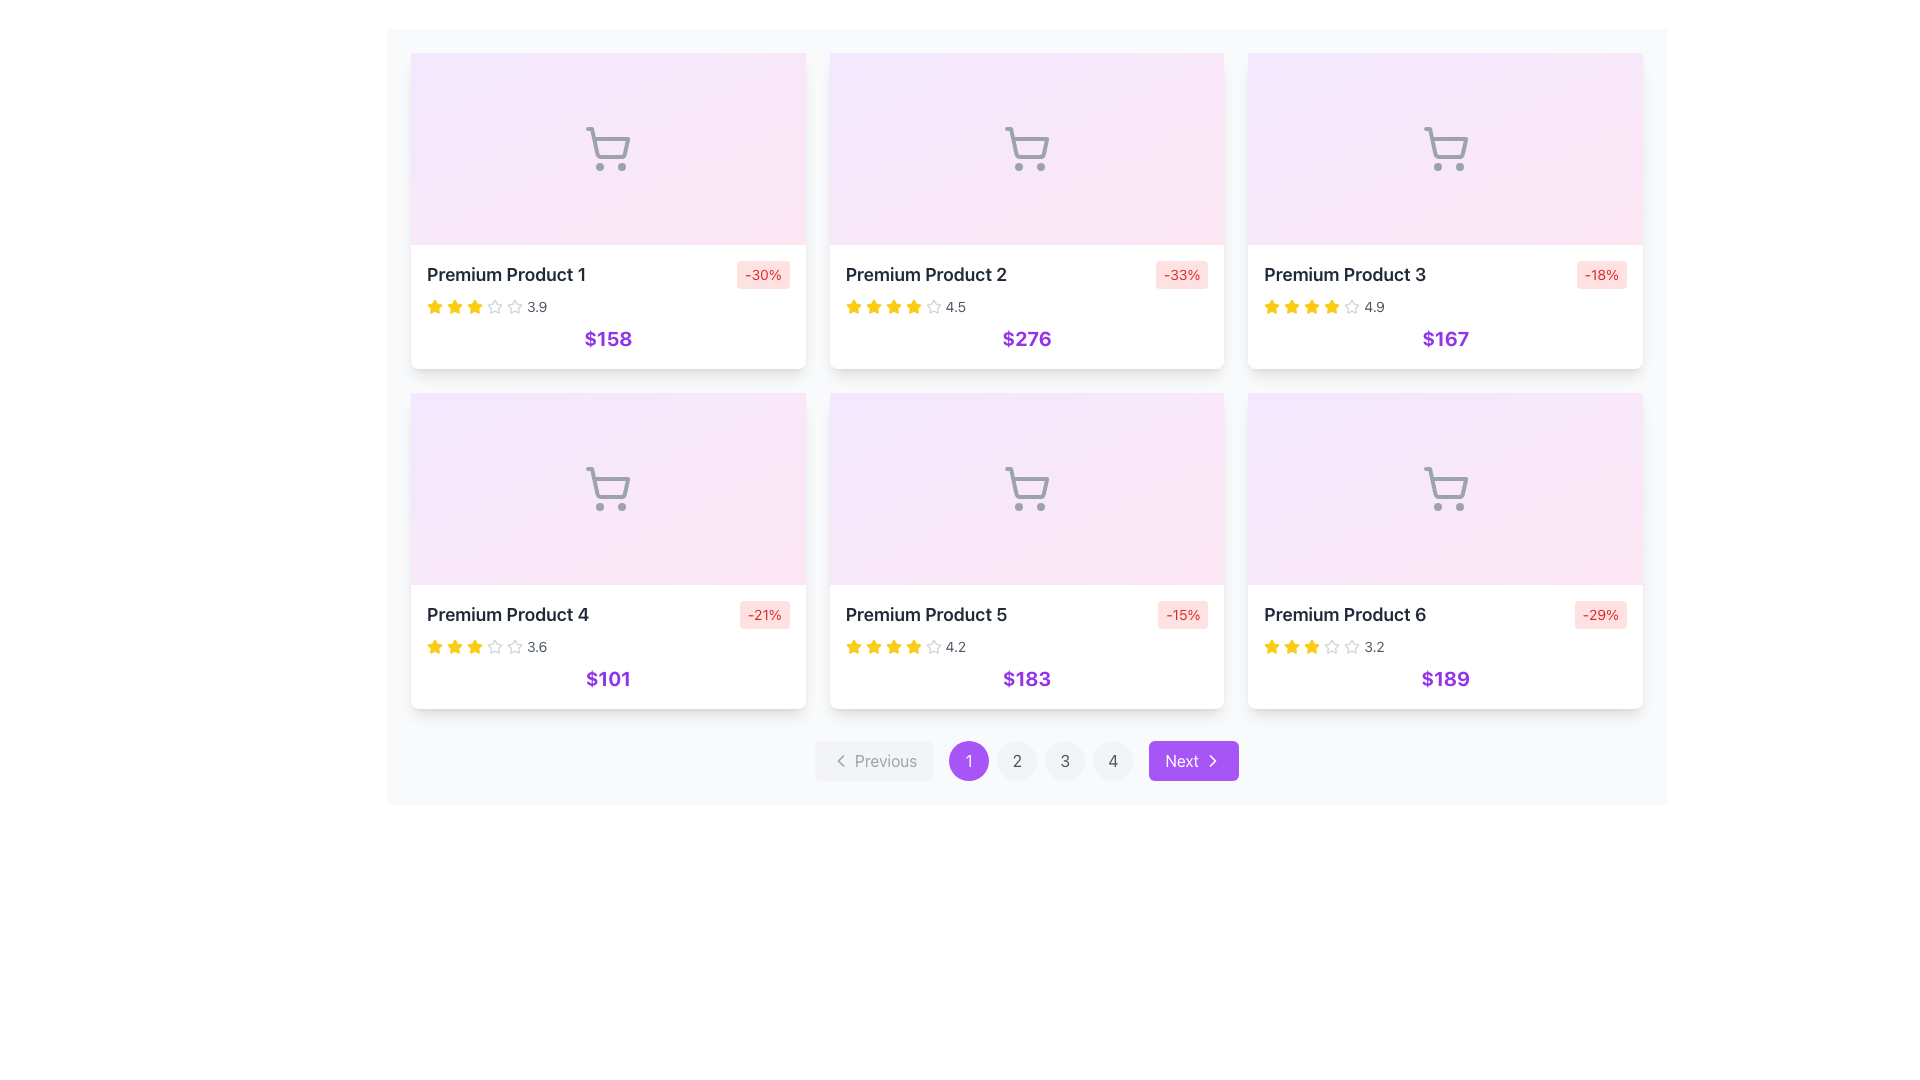  Describe the element at coordinates (874, 760) in the screenshot. I see `the disabled previous page button located at the bottom left of the navigation controls` at that location.